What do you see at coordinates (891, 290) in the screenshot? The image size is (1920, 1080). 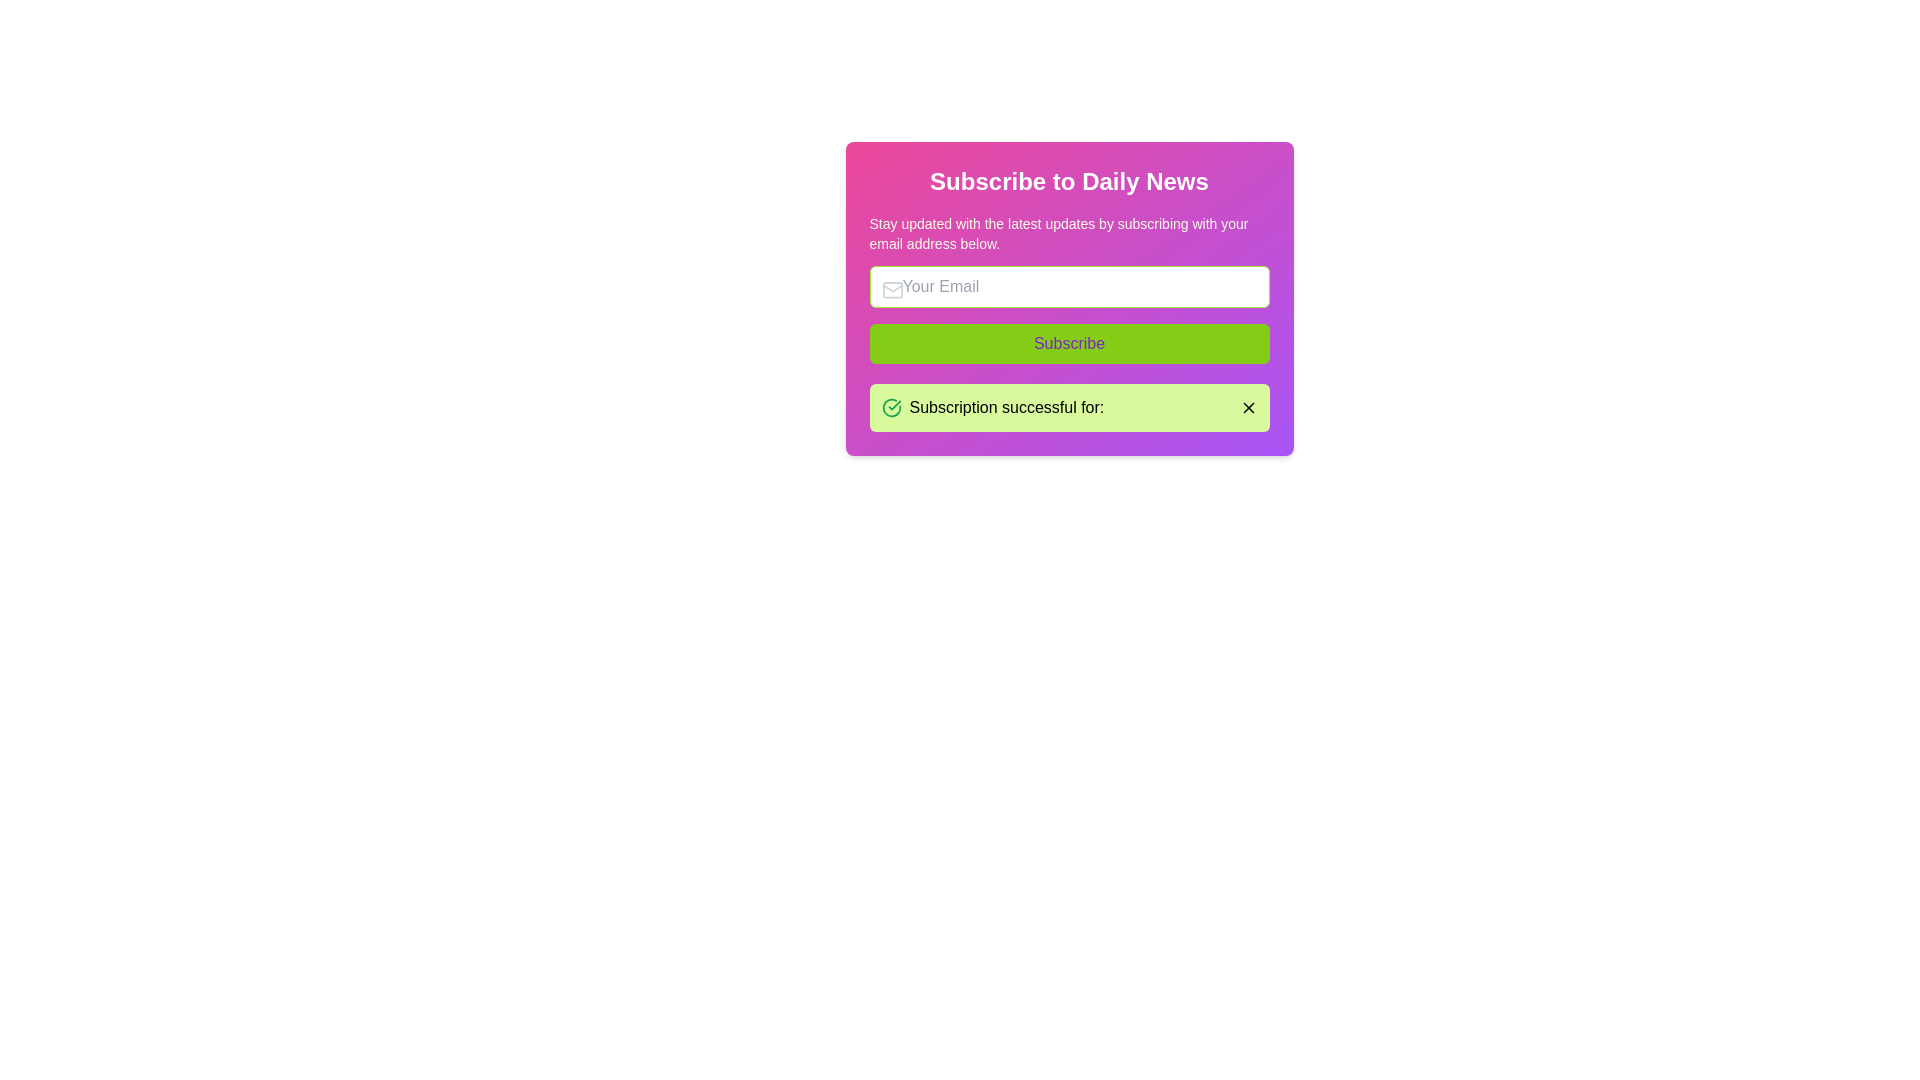 I see `the decorative rectangle element within the email icon, which serves as part of the email input field` at bounding box center [891, 290].